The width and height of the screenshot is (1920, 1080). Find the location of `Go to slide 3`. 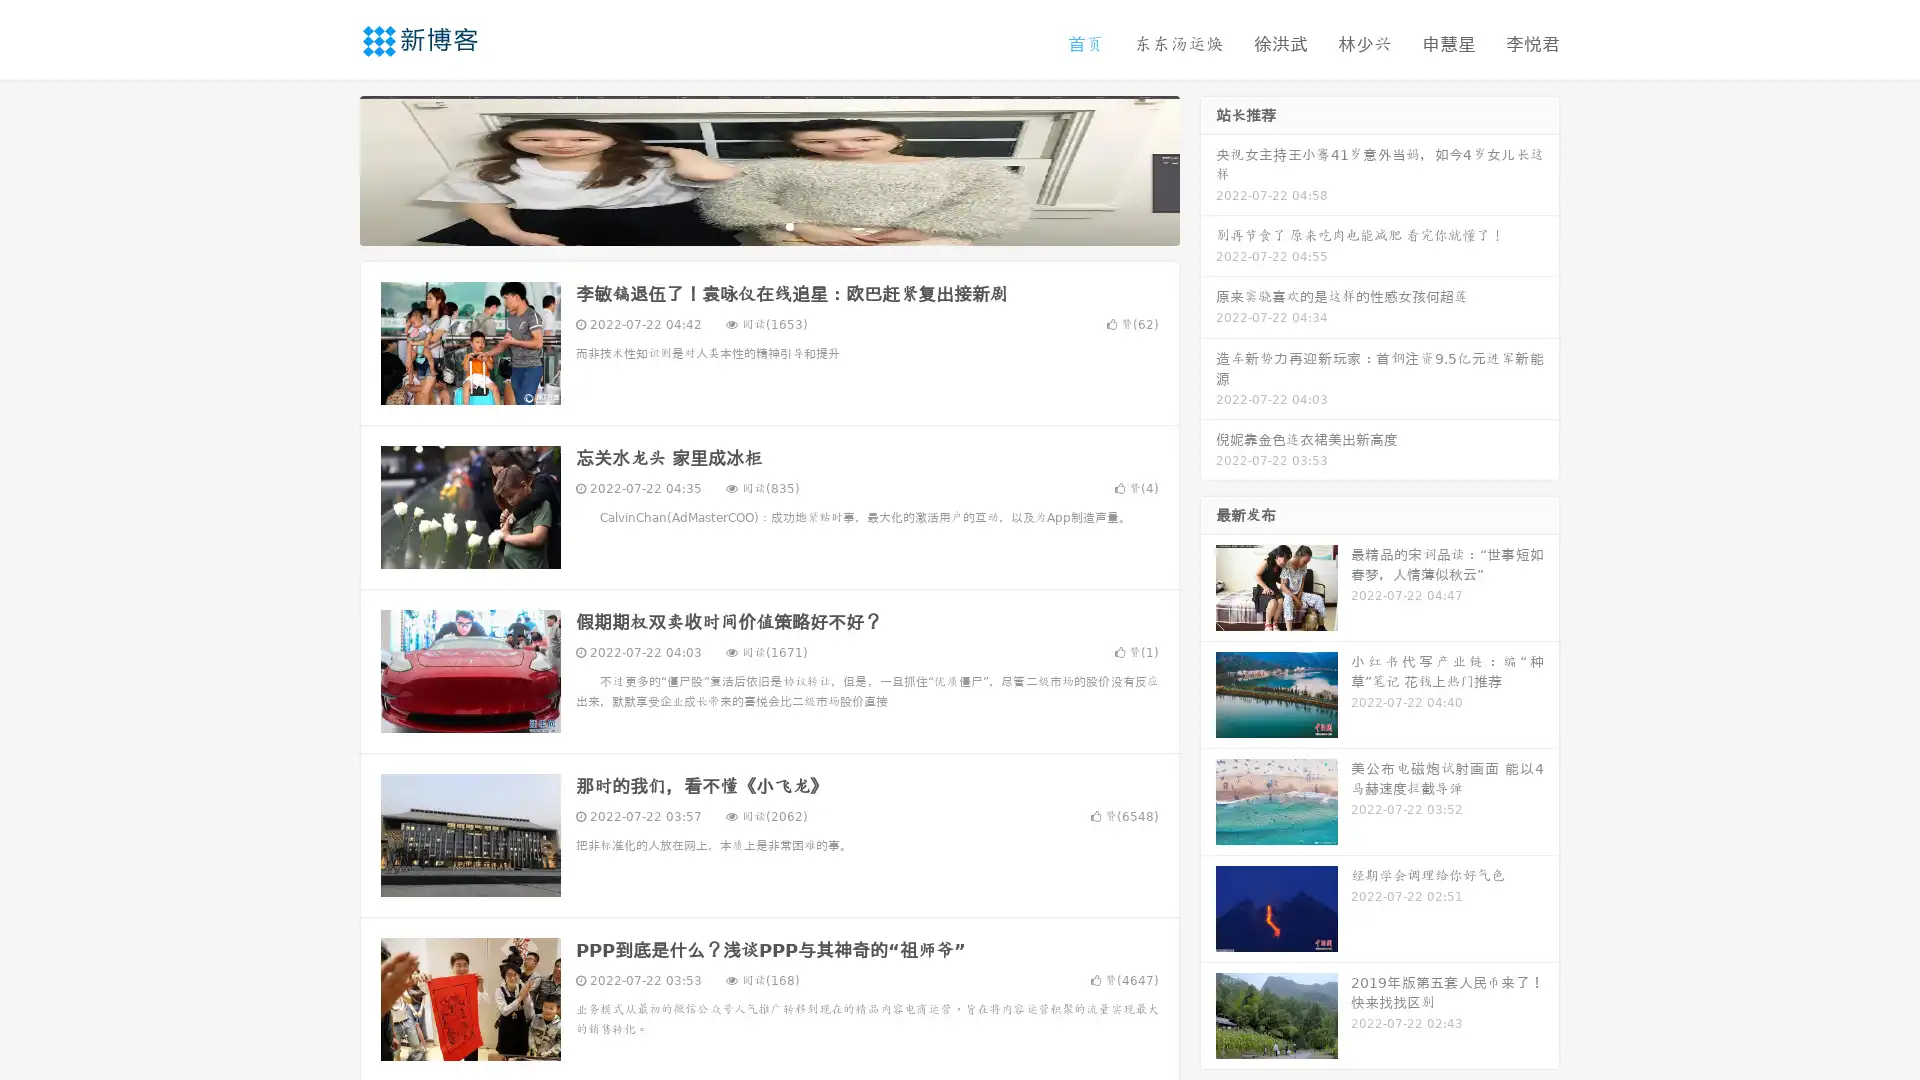

Go to slide 3 is located at coordinates (789, 225).